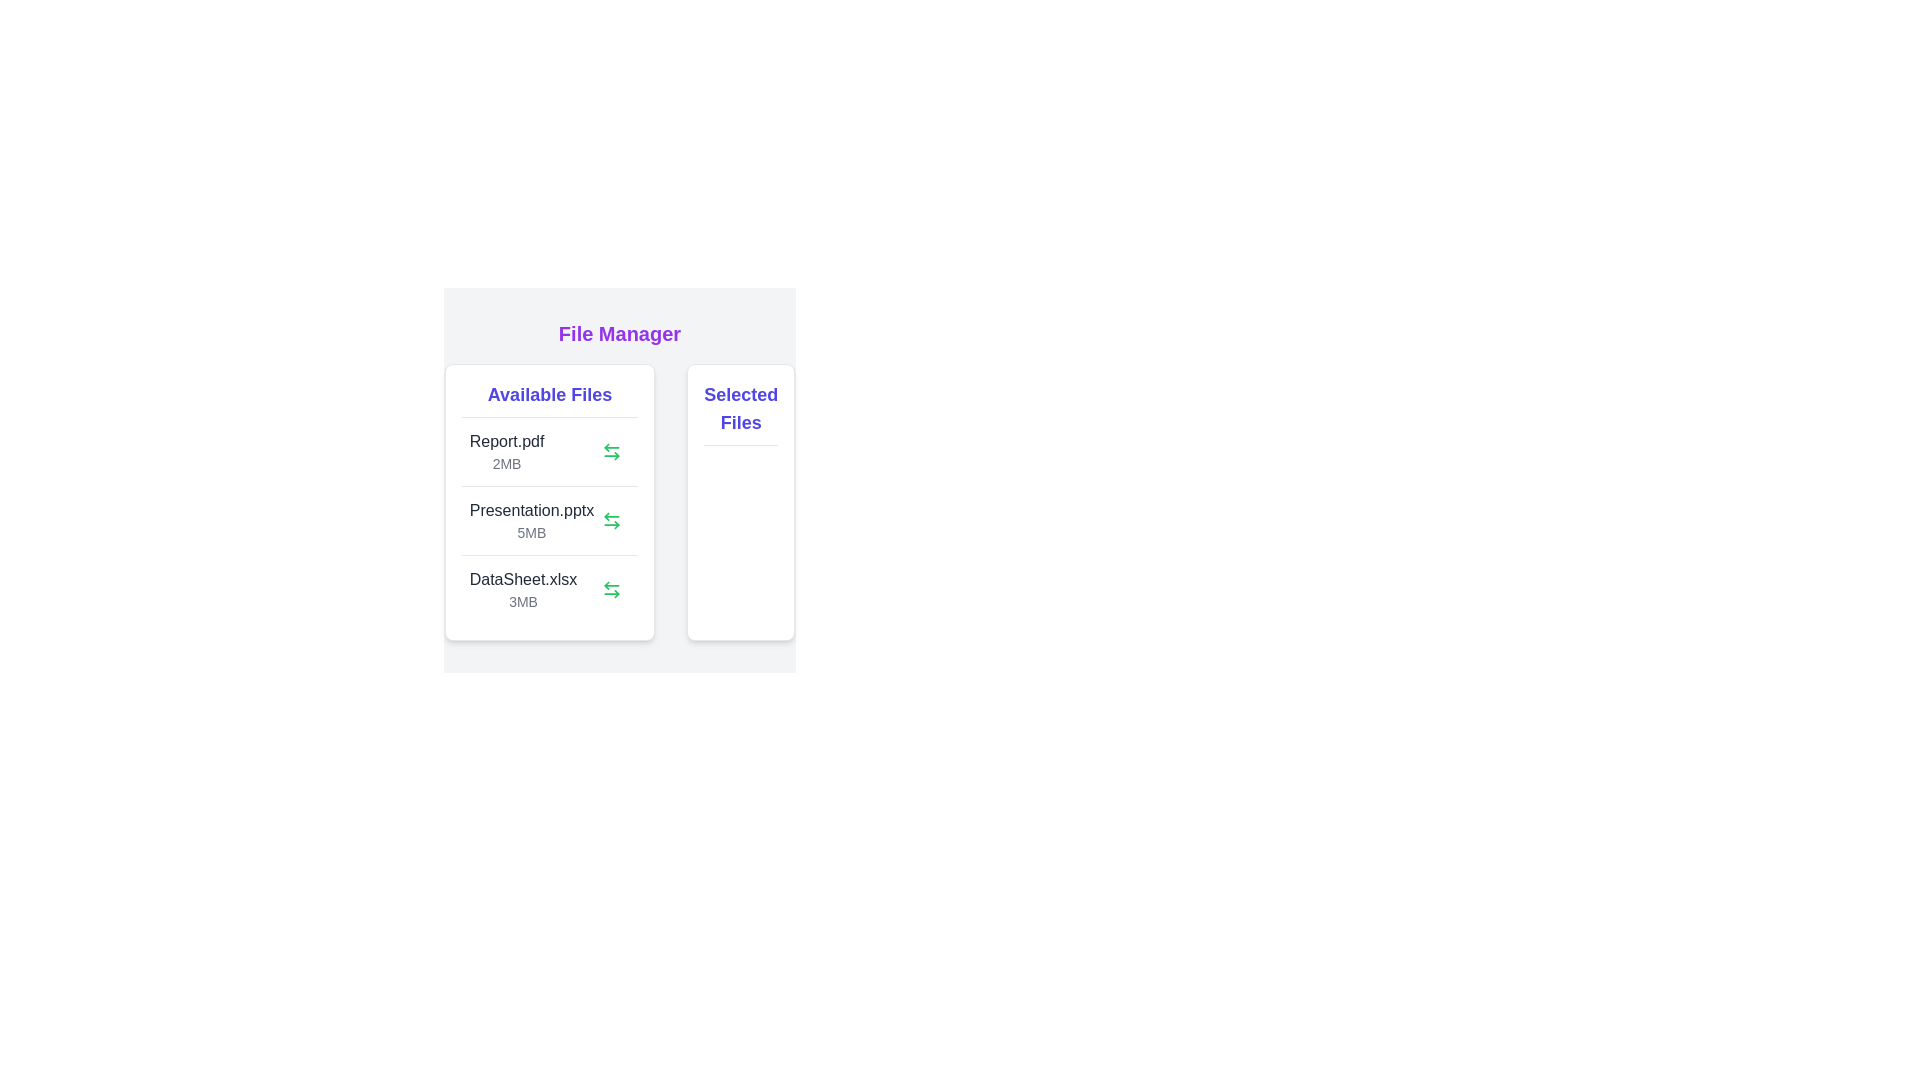  I want to click on the static header text that serves as the title for the section, which is centrally aligned above the 'Available Files' and 'Selected Files' columns, so click(618, 333).